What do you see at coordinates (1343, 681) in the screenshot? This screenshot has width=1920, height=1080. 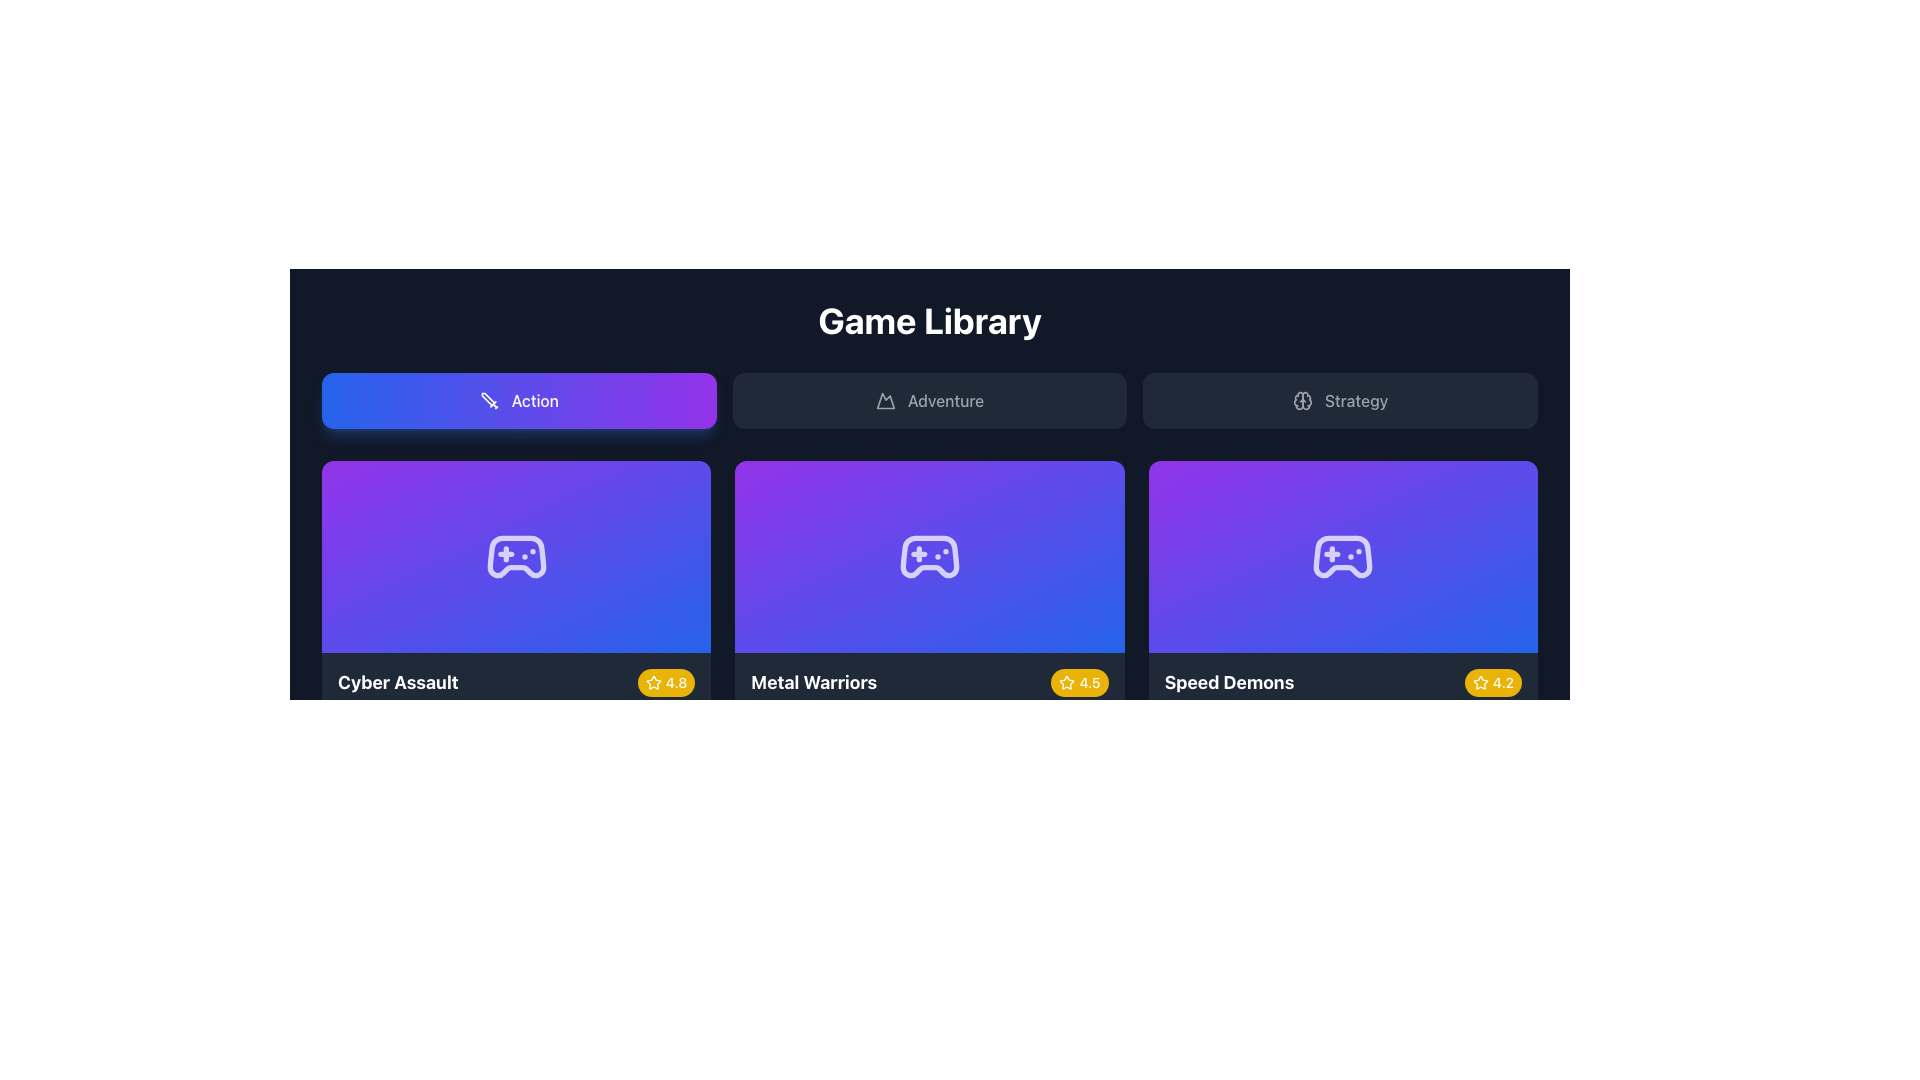 I see `the row containing the game title and rating badge` at bounding box center [1343, 681].